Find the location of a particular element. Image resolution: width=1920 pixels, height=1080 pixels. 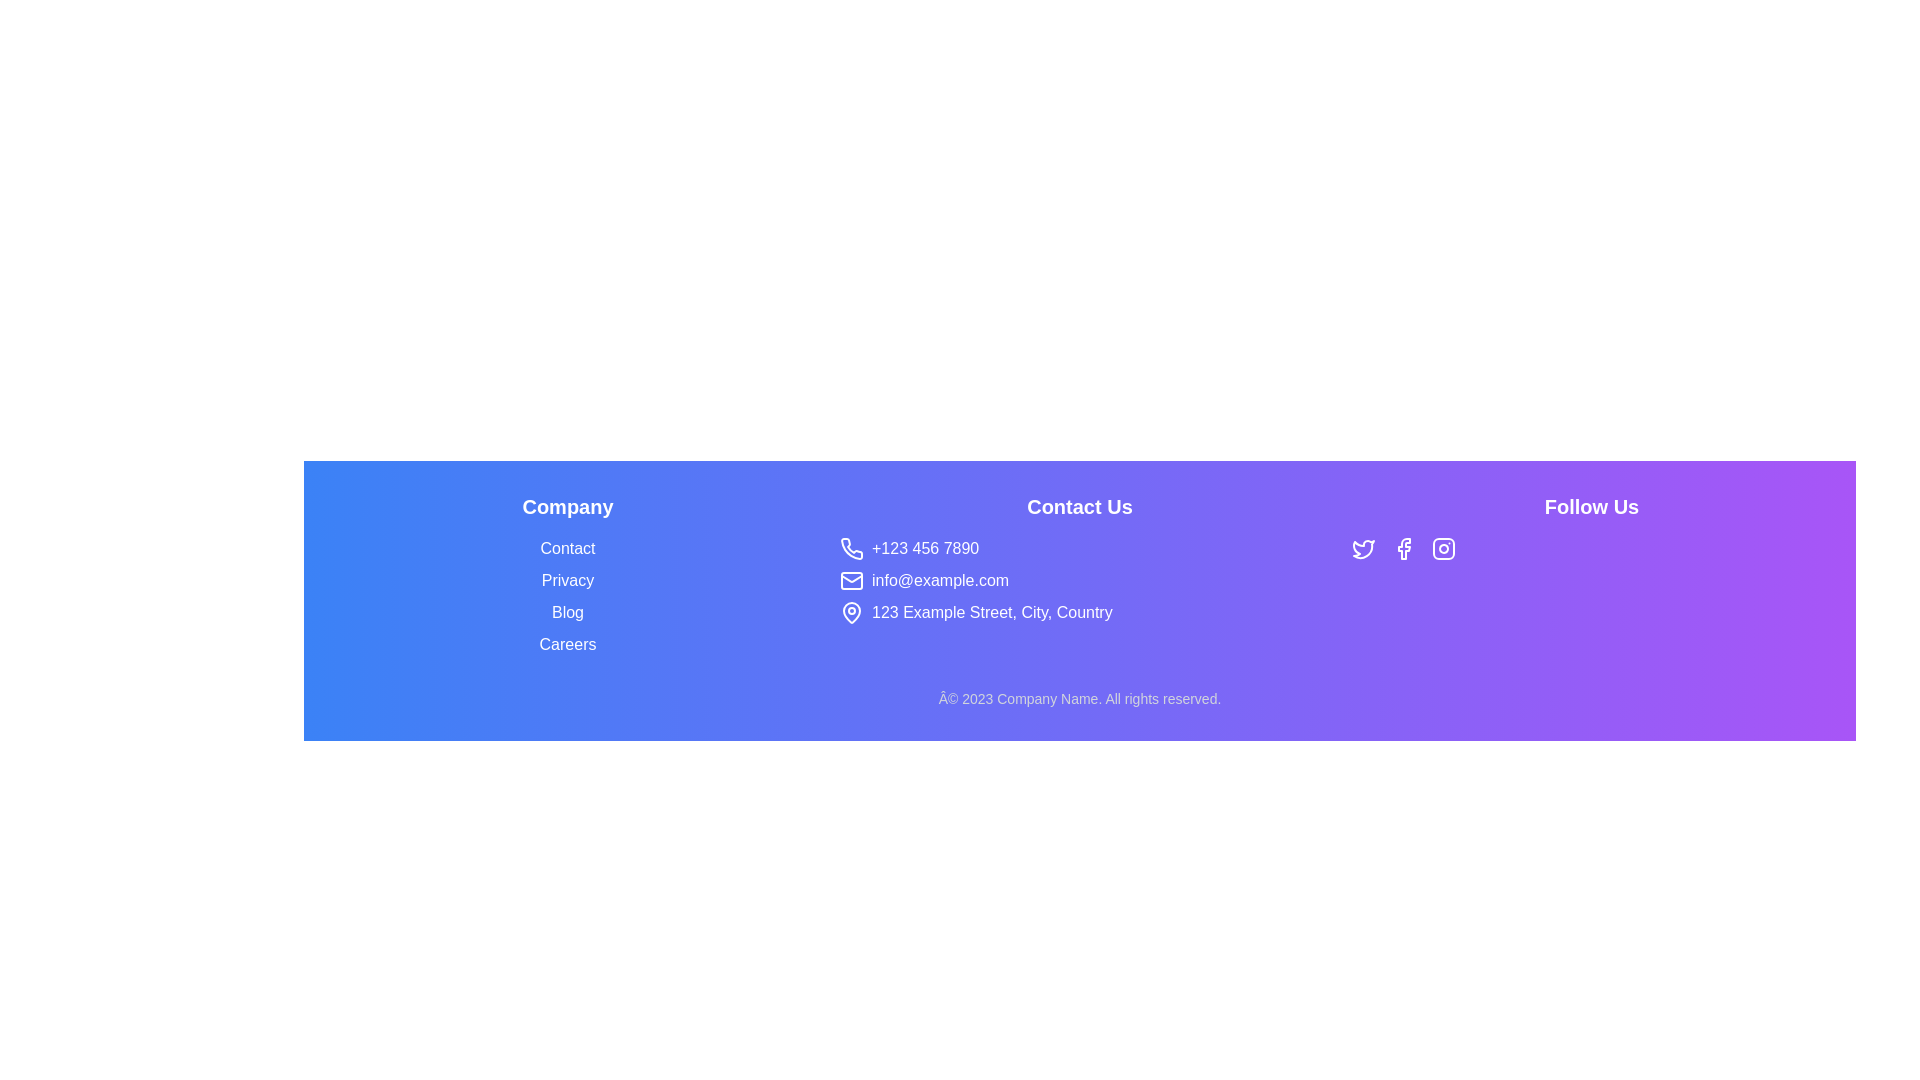

the static text element displaying the phone number '+123 456 7890', which is located in the 'Contact Us' section of the footer, to the right of a phone icon and above an email address link is located at coordinates (924, 548).